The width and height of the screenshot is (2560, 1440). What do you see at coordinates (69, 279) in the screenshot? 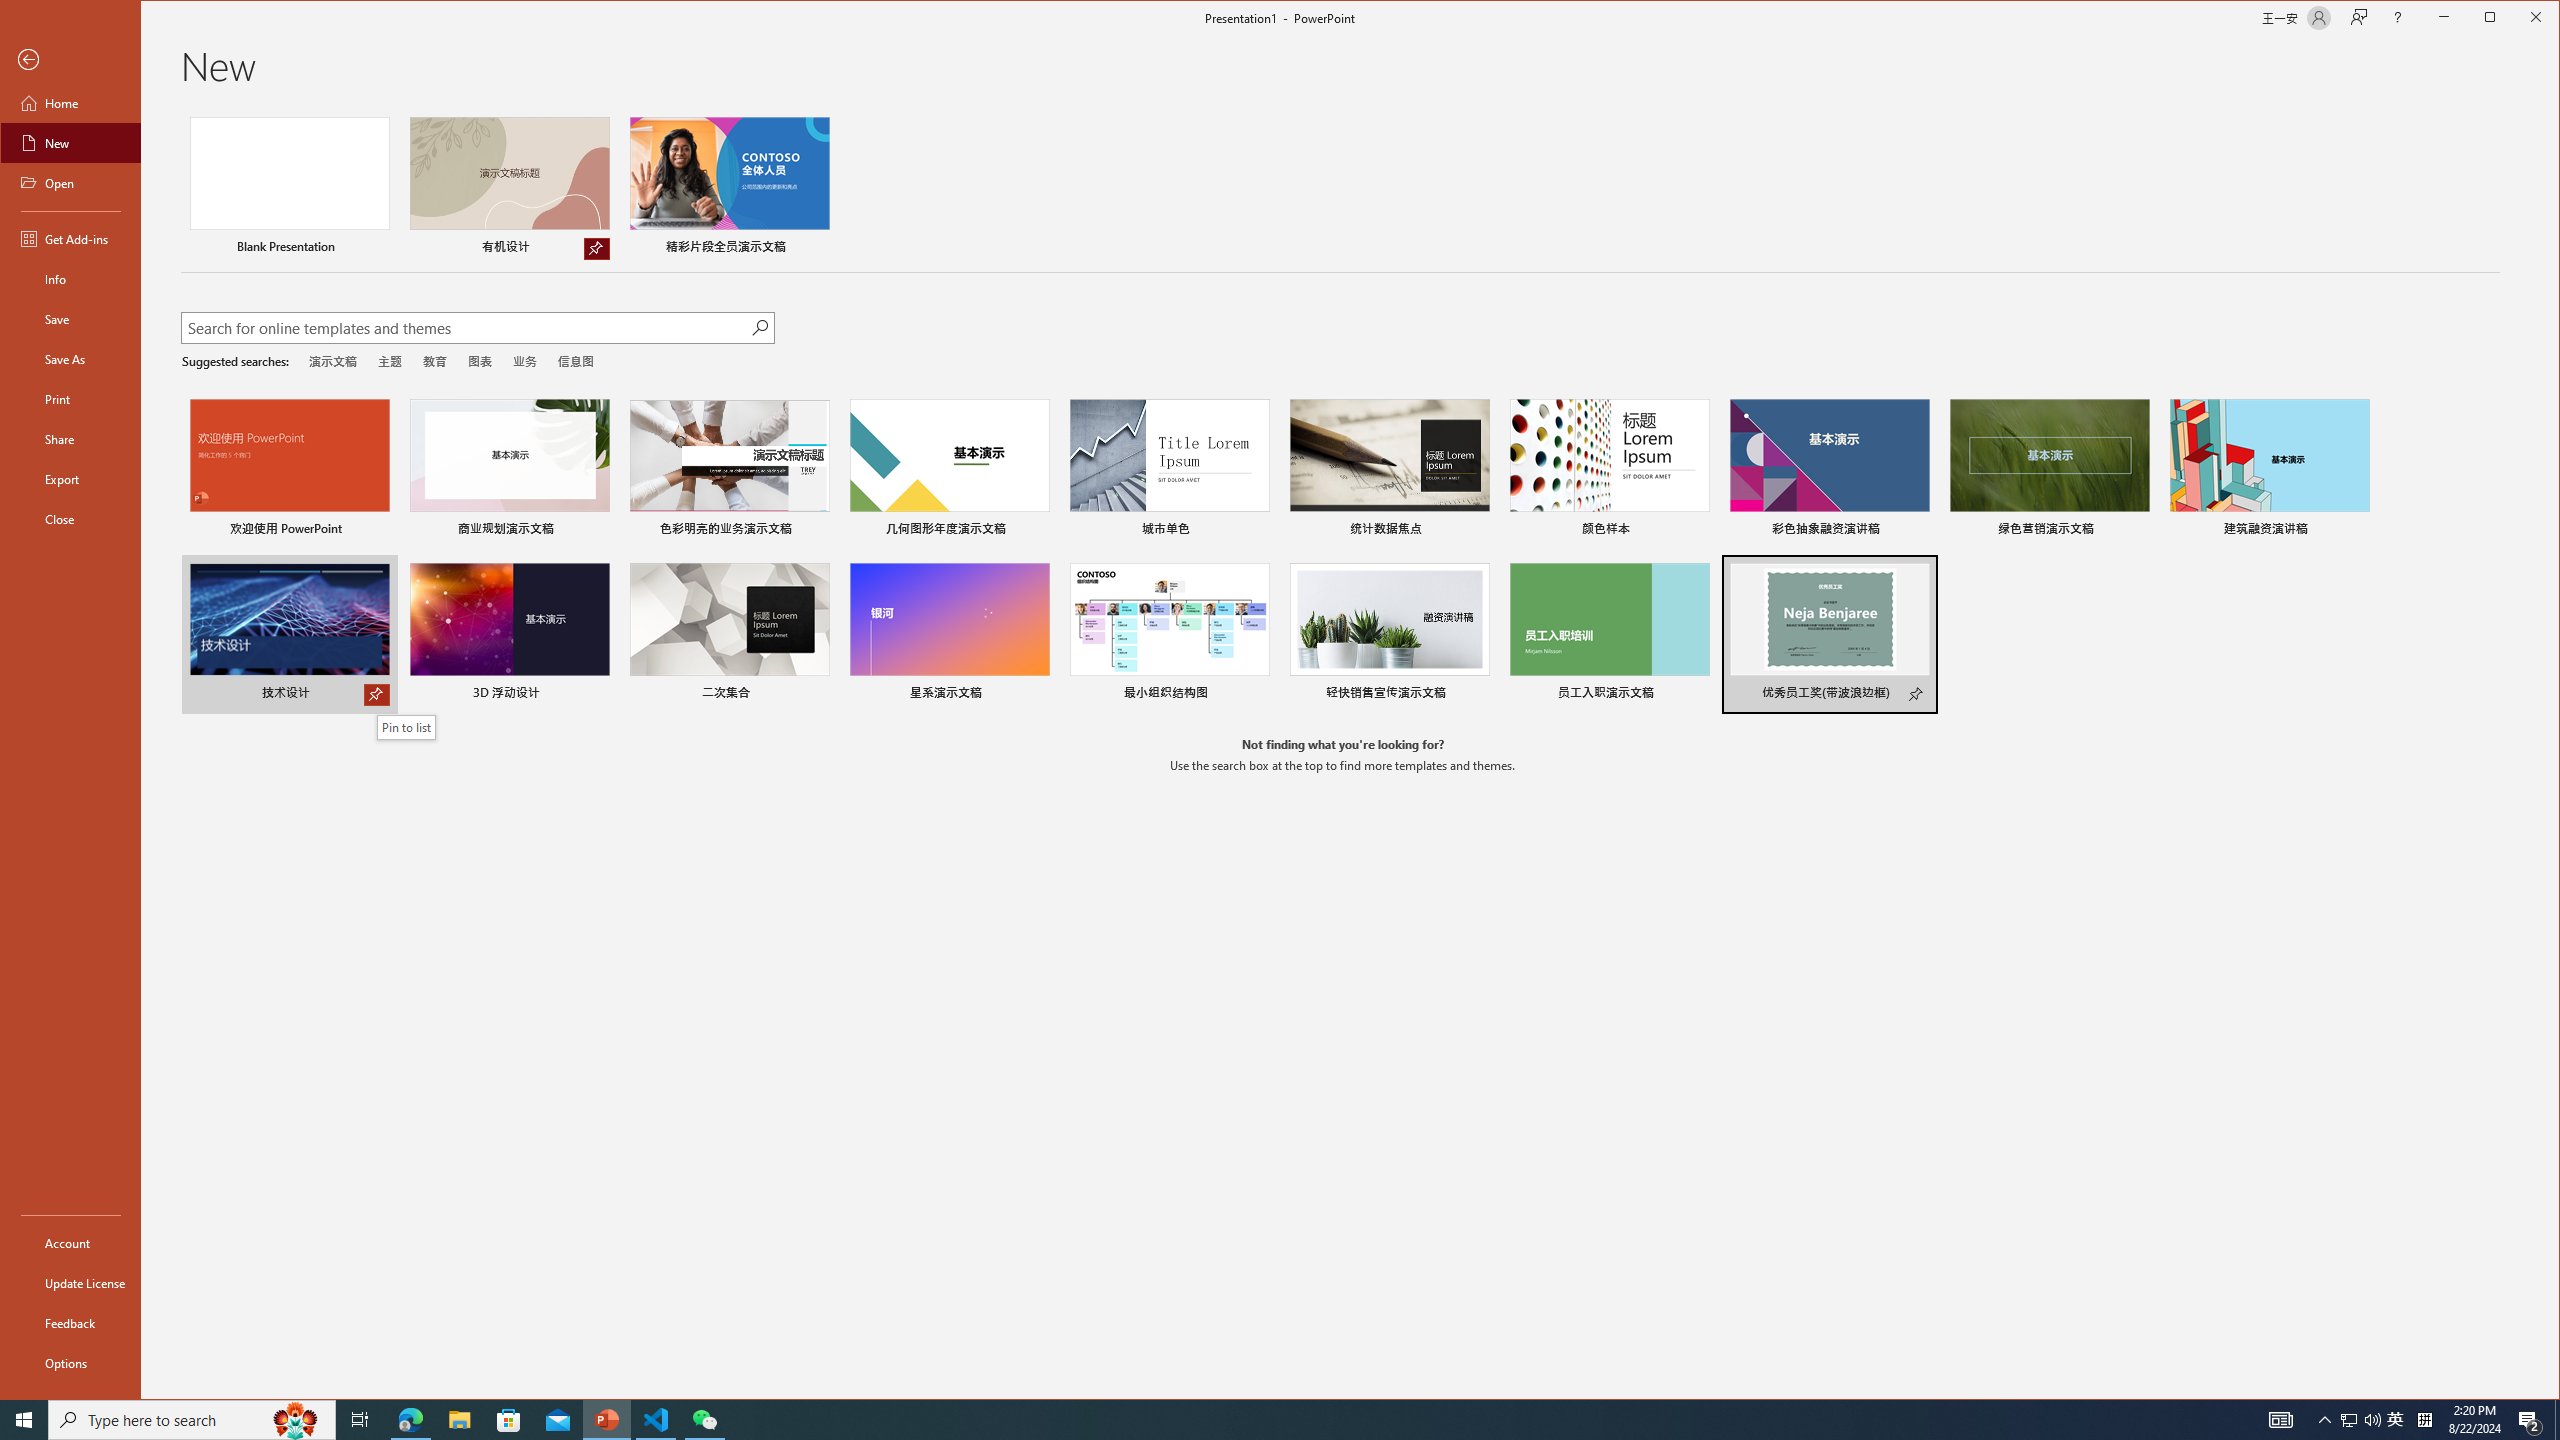
I see `'Info'` at bounding box center [69, 279].